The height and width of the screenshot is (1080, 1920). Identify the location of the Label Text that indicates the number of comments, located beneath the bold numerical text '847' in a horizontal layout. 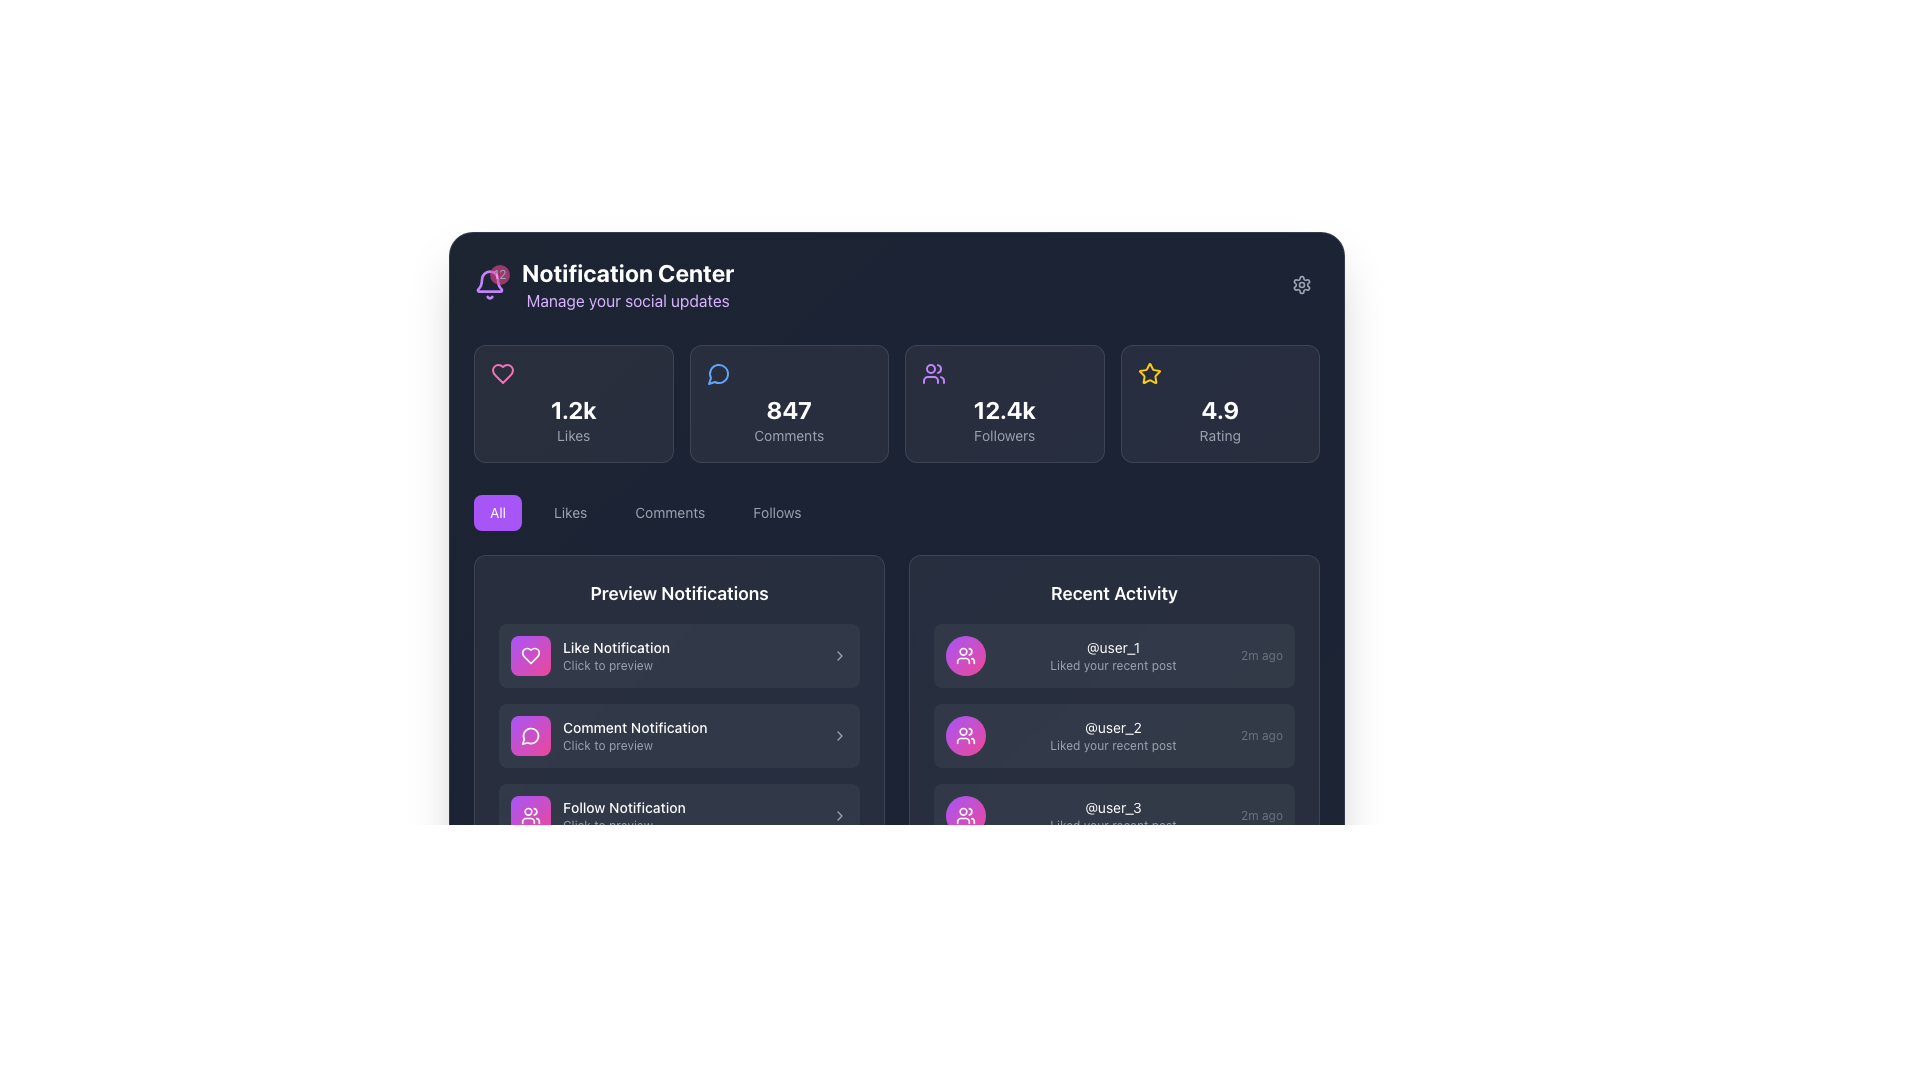
(788, 434).